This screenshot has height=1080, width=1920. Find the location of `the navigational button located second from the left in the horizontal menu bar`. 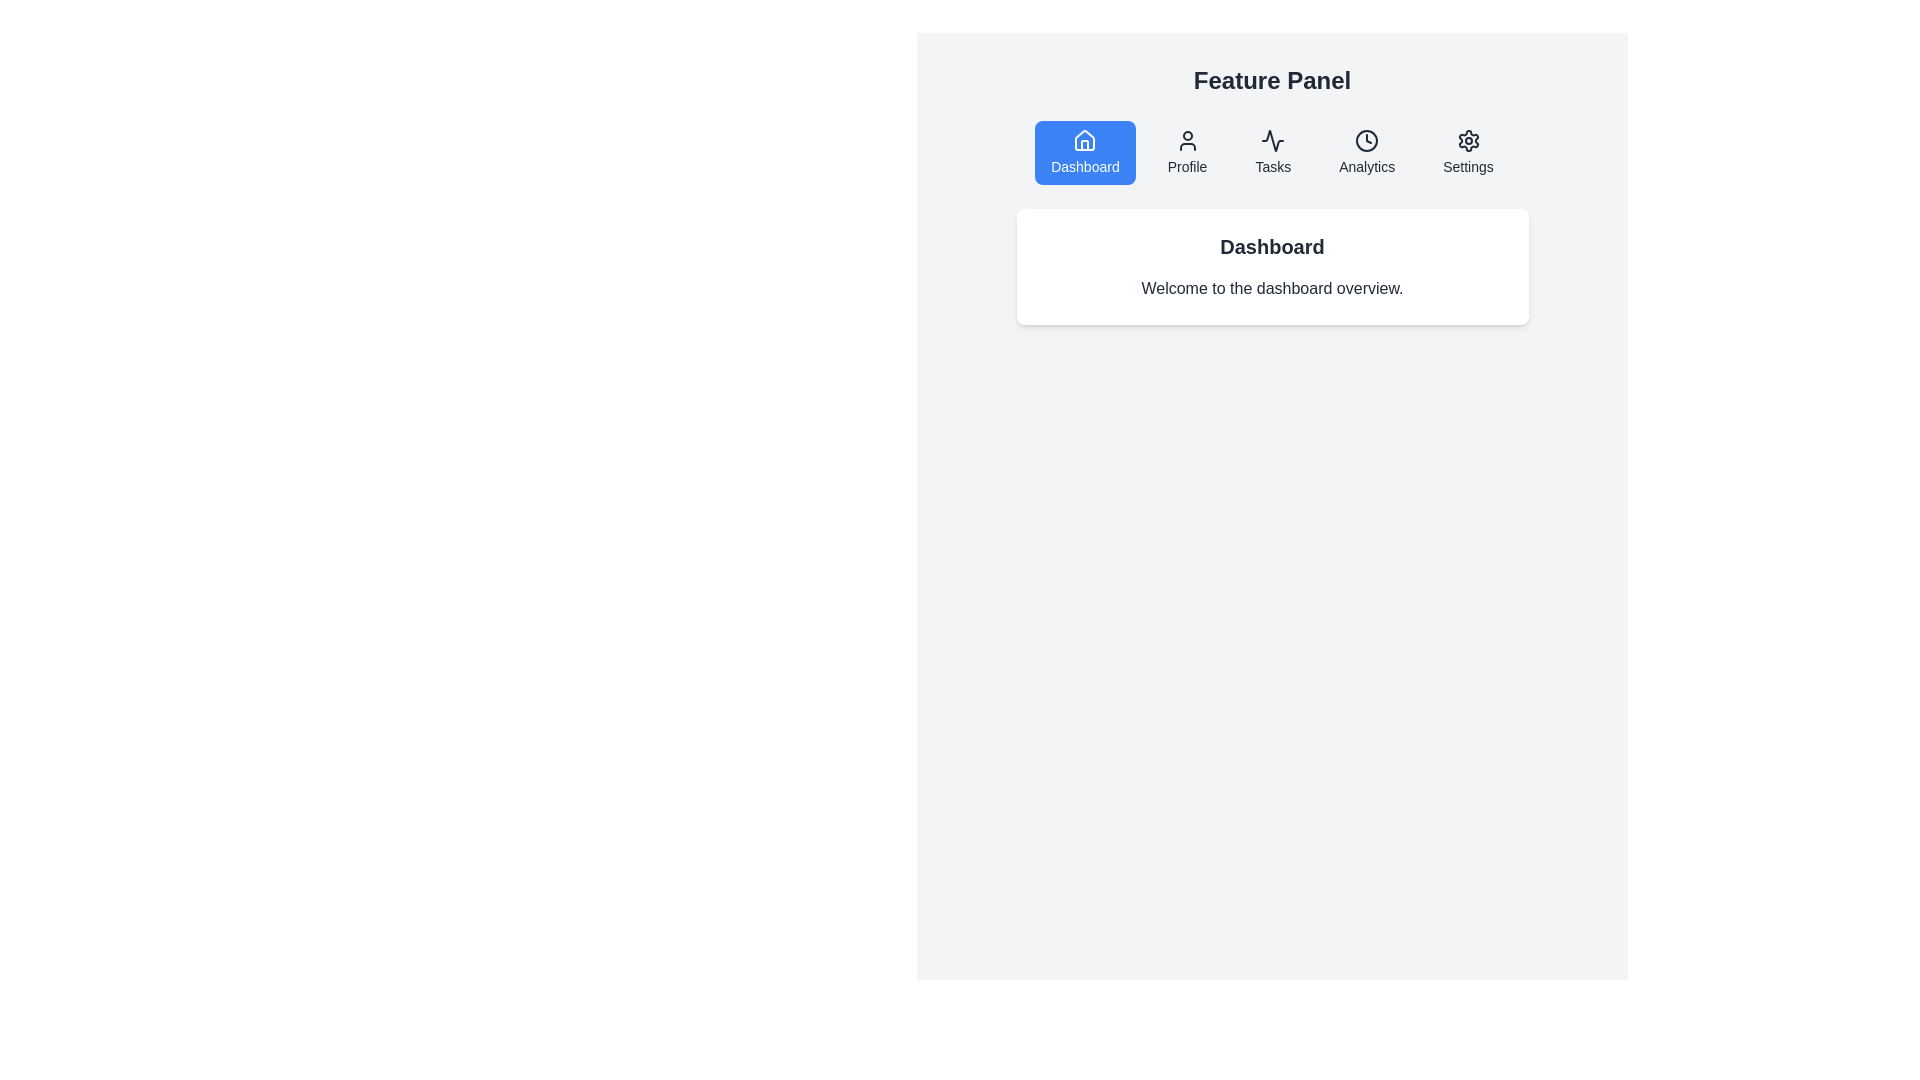

the navigational button located second from the left in the horizontal menu bar is located at coordinates (1187, 152).